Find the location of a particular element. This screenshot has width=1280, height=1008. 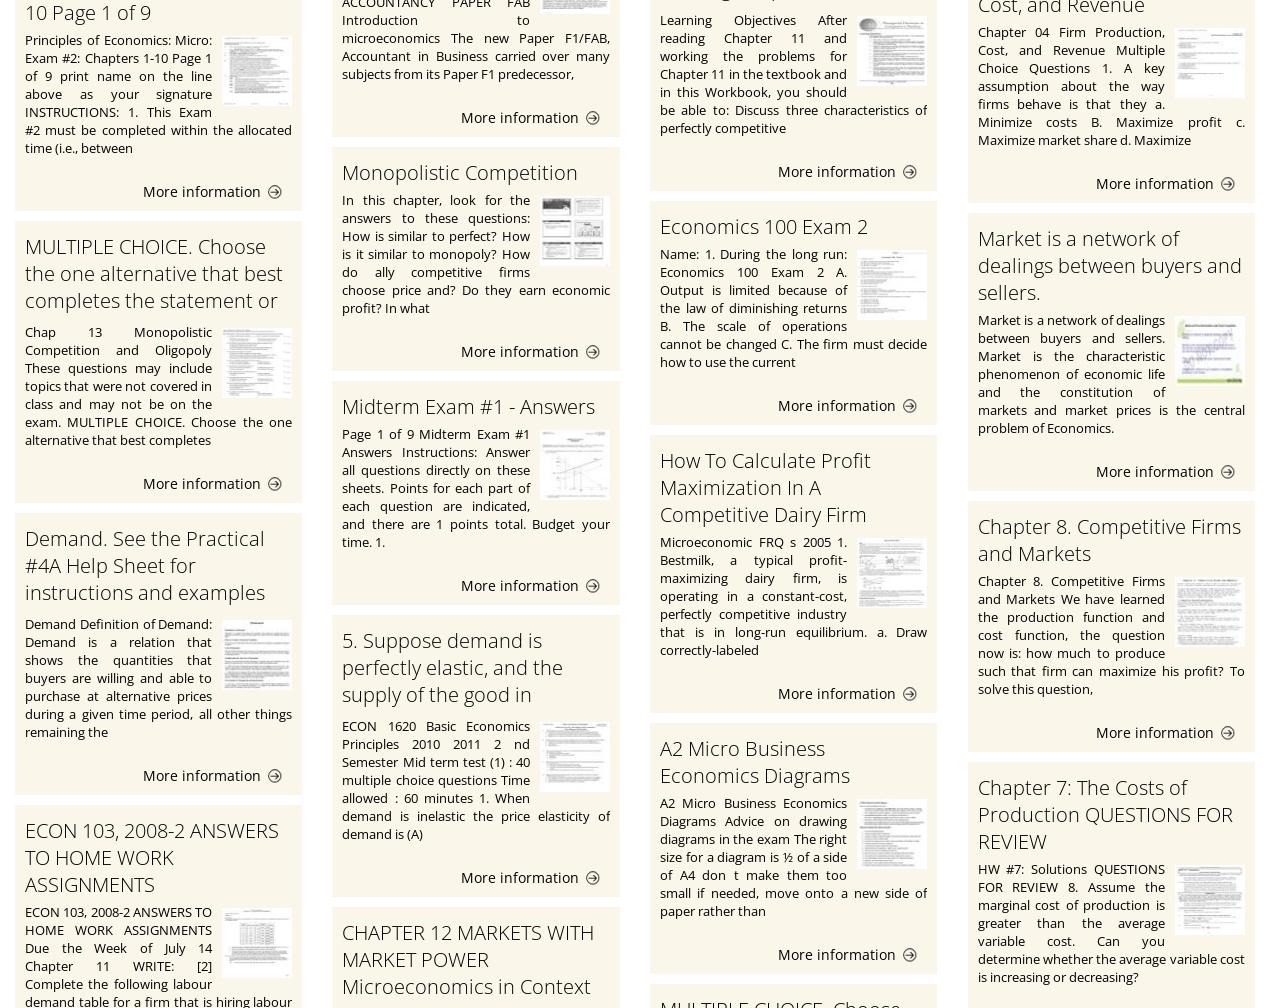

'Microeconomic FRQ s 2005 1. Bestmilk, a typical profit-maximizing dairy firm, is operating in a constant-cost, perfectly competitive industry that is in long-run equilibrium. a. Draw correctly-labeled' is located at coordinates (791, 596).